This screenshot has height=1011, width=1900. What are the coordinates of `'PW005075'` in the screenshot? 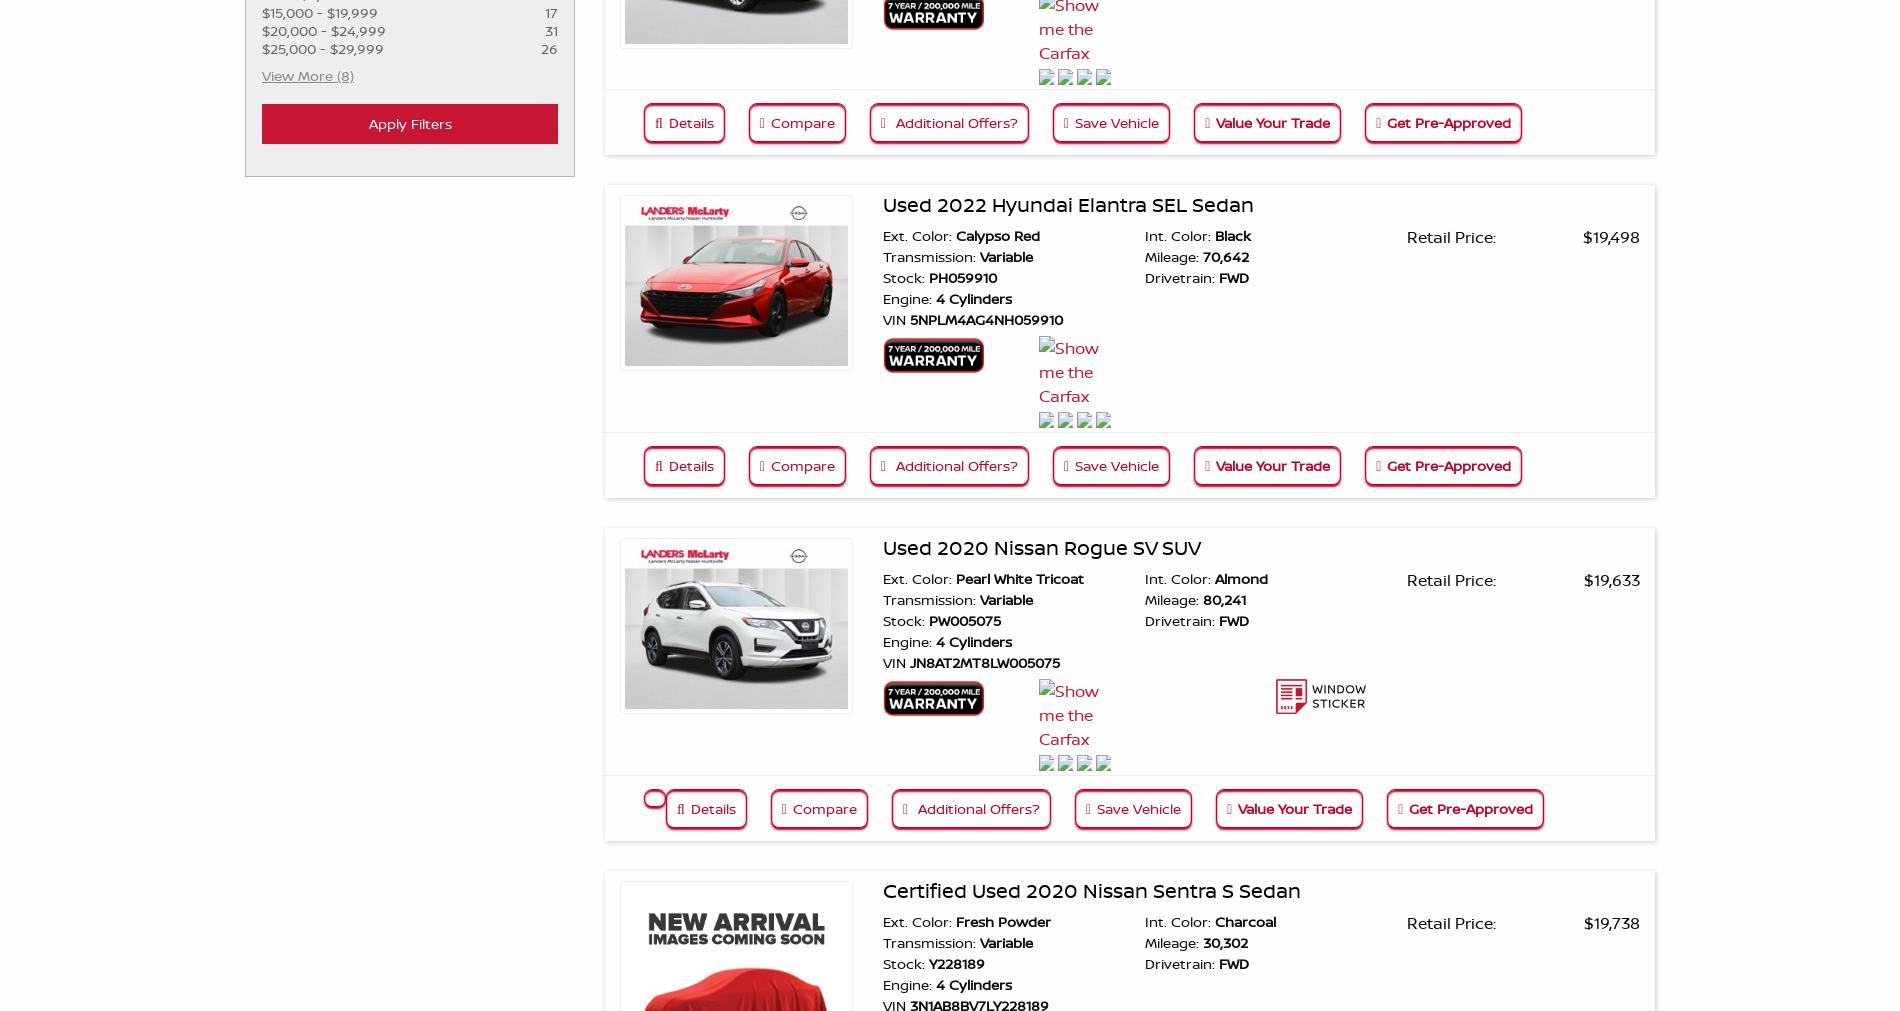 It's located at (961, 619).